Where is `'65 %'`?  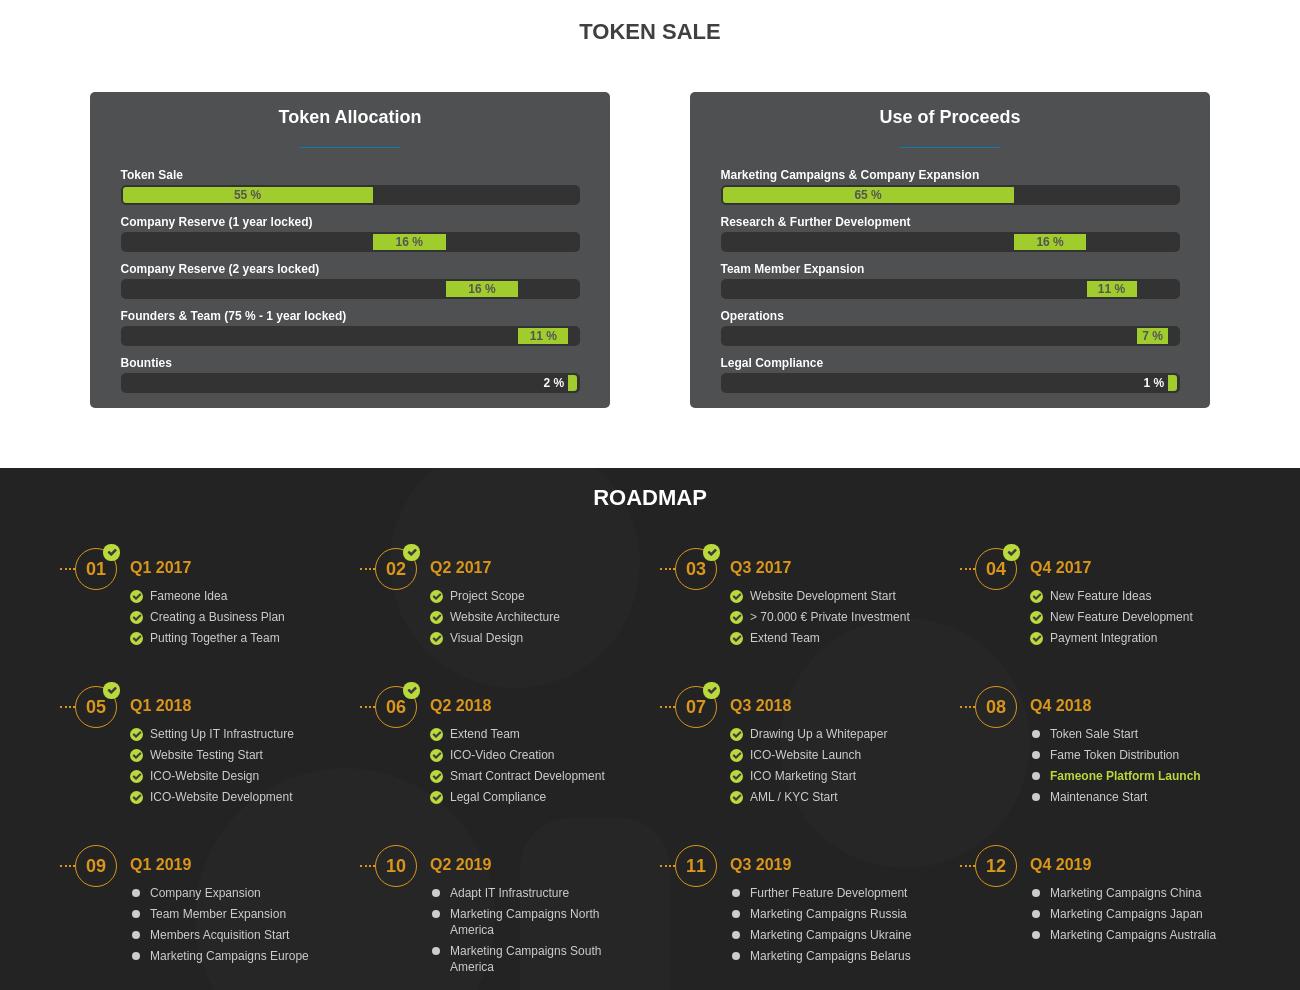 '65 %' is located at coordinates (866, 195).